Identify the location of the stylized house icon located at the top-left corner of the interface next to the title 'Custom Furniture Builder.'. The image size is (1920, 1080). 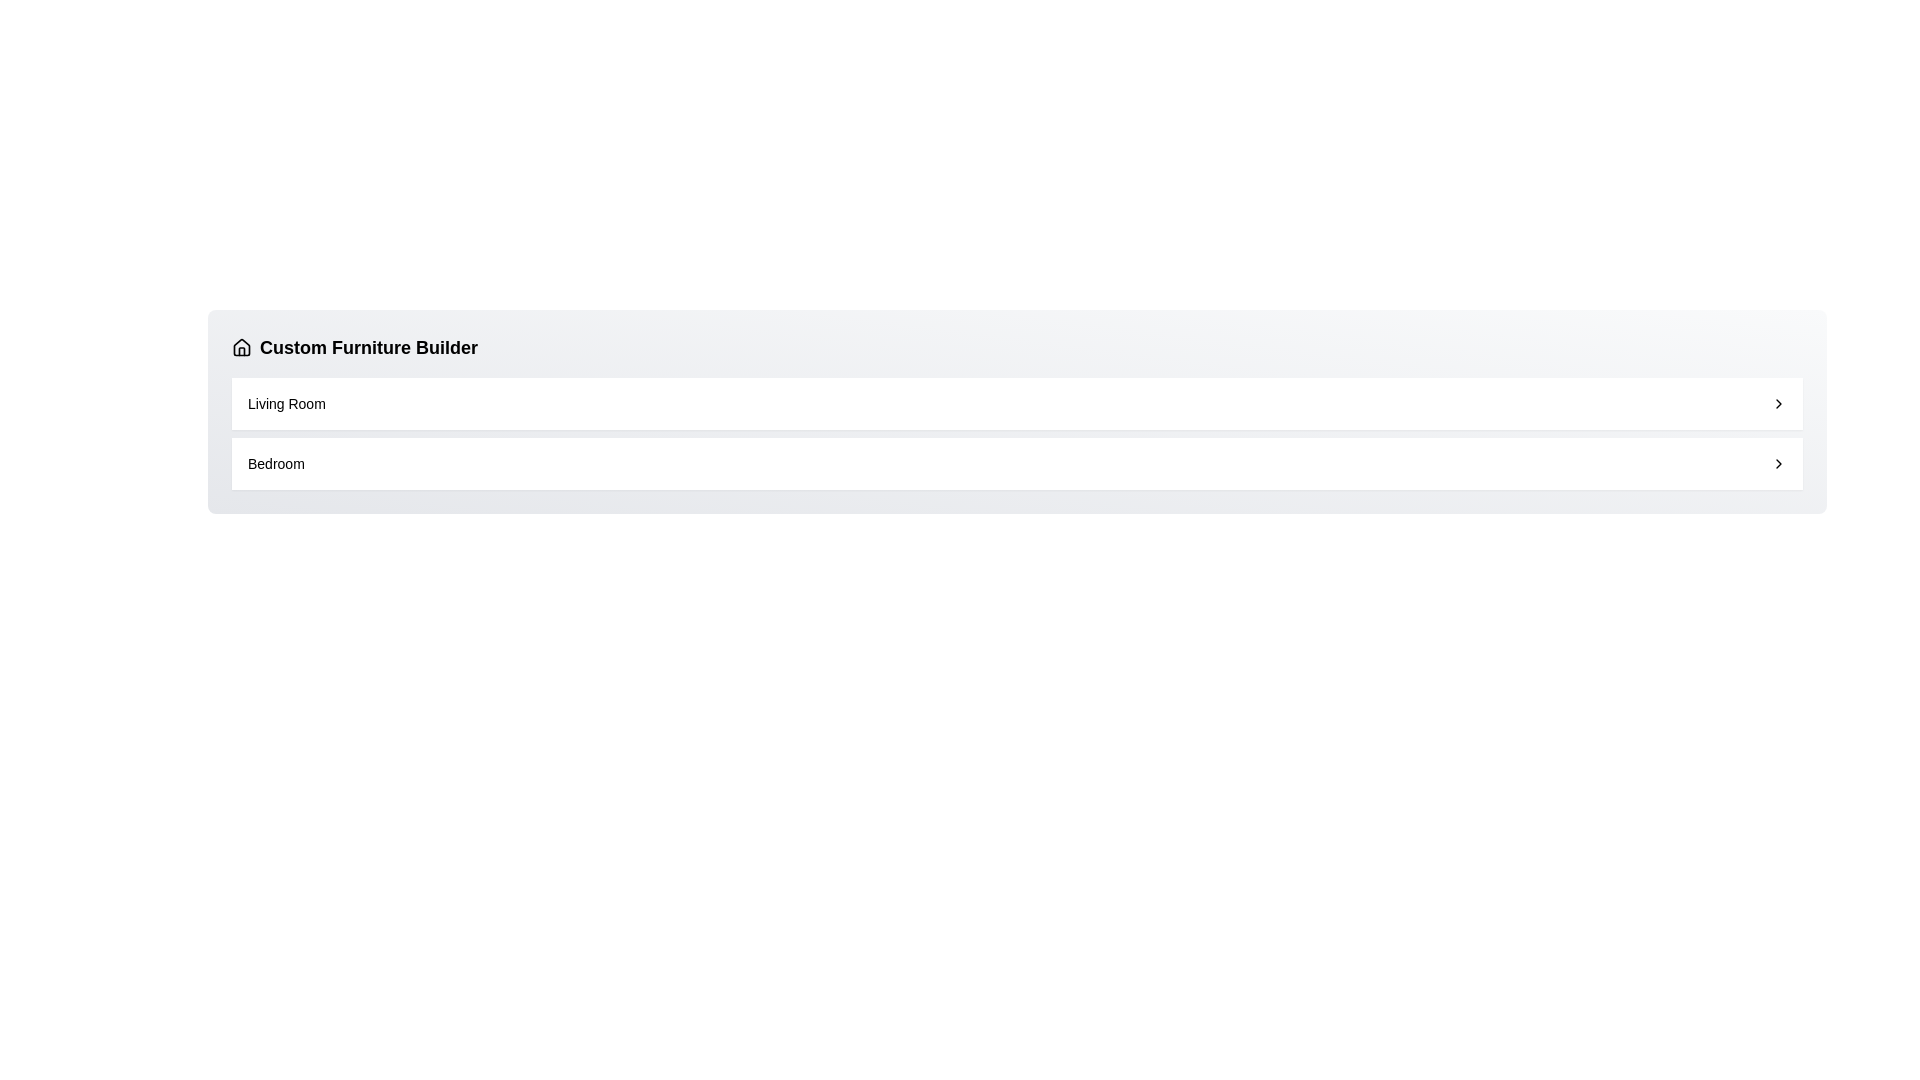
(240, 346).